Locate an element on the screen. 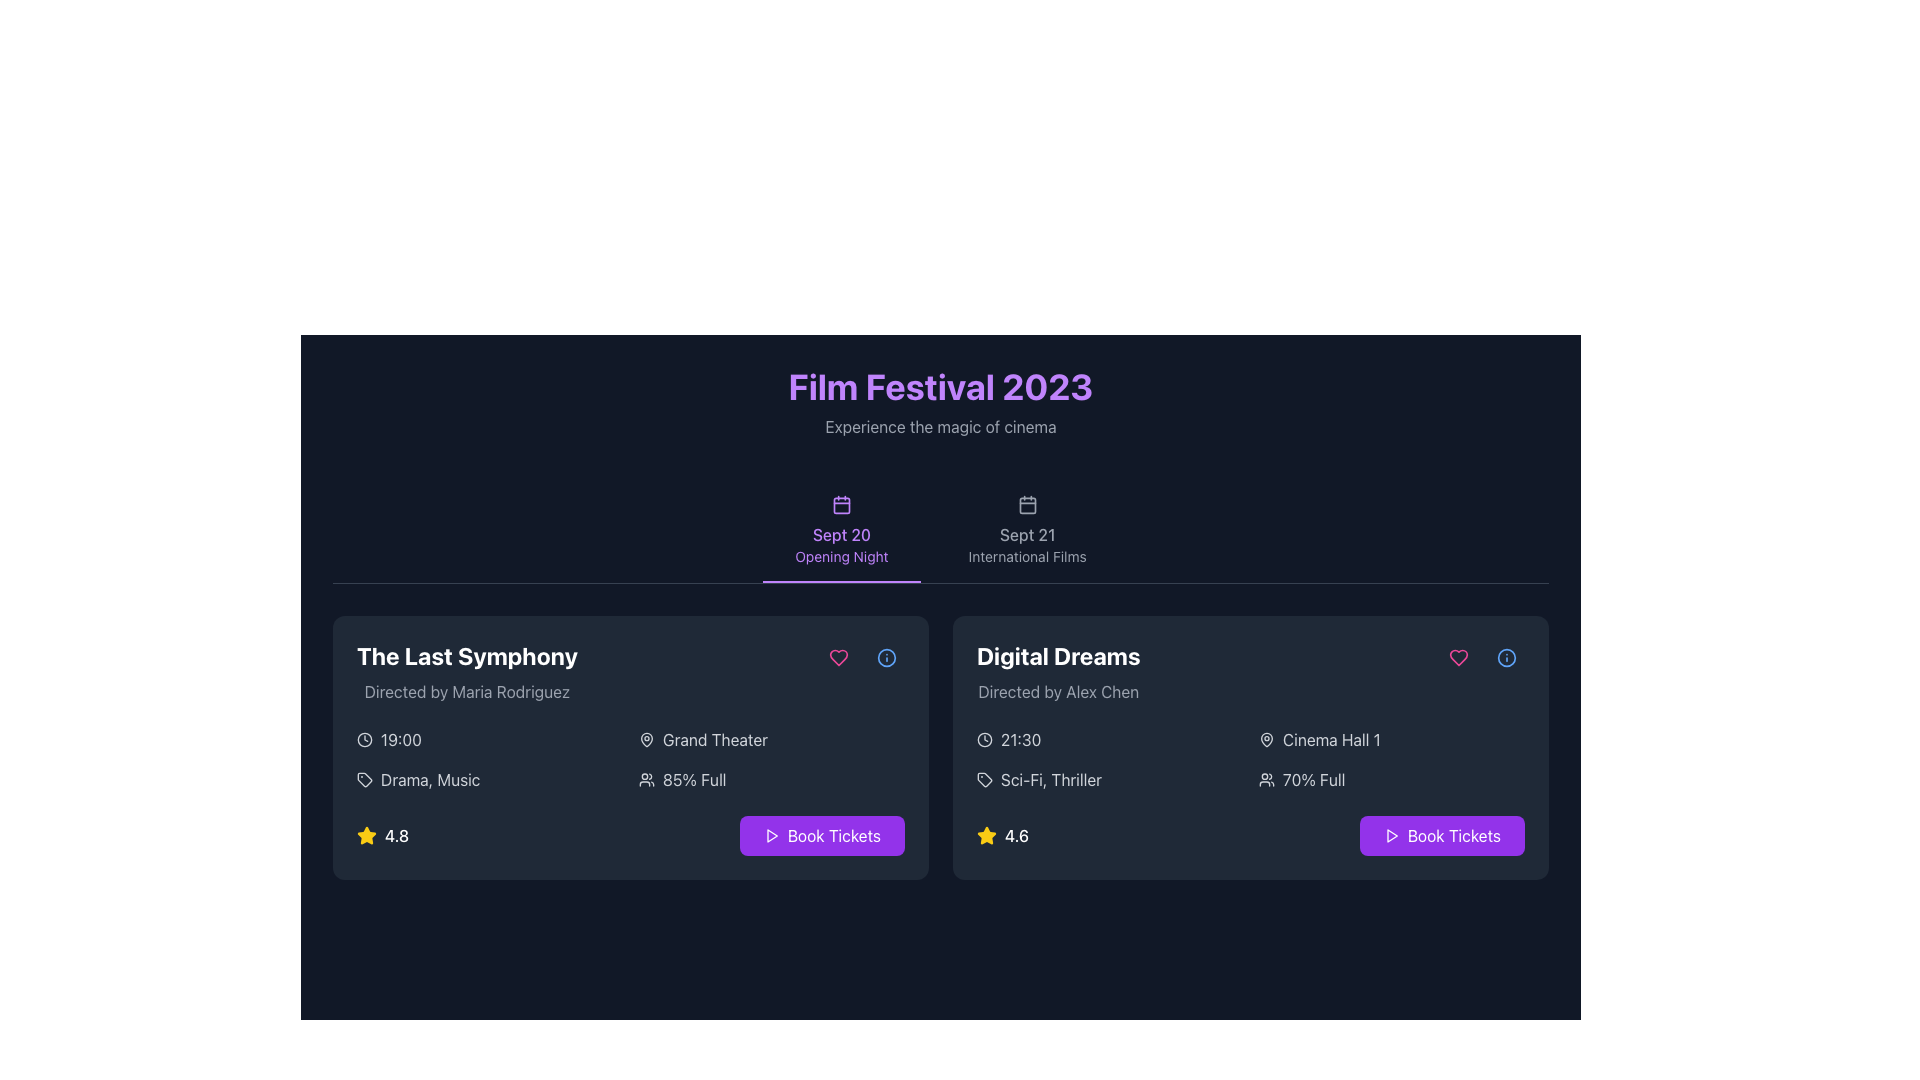 The width and height of the screenshot is (1920, 1080). the triangular play icon located inside the 'Book Tickets' button is located at coordinates (1390, 836).